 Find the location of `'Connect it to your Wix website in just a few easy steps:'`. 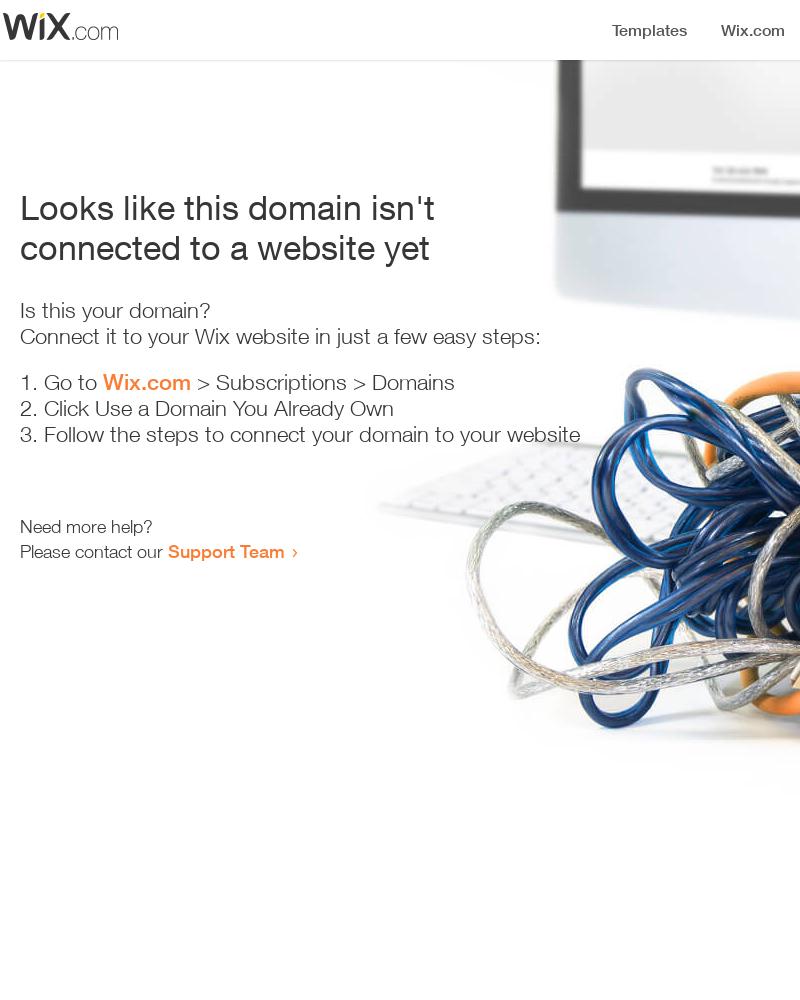

'Connect it to your Wix website in just a few easy steps:' is located at coordinates (20, 335).